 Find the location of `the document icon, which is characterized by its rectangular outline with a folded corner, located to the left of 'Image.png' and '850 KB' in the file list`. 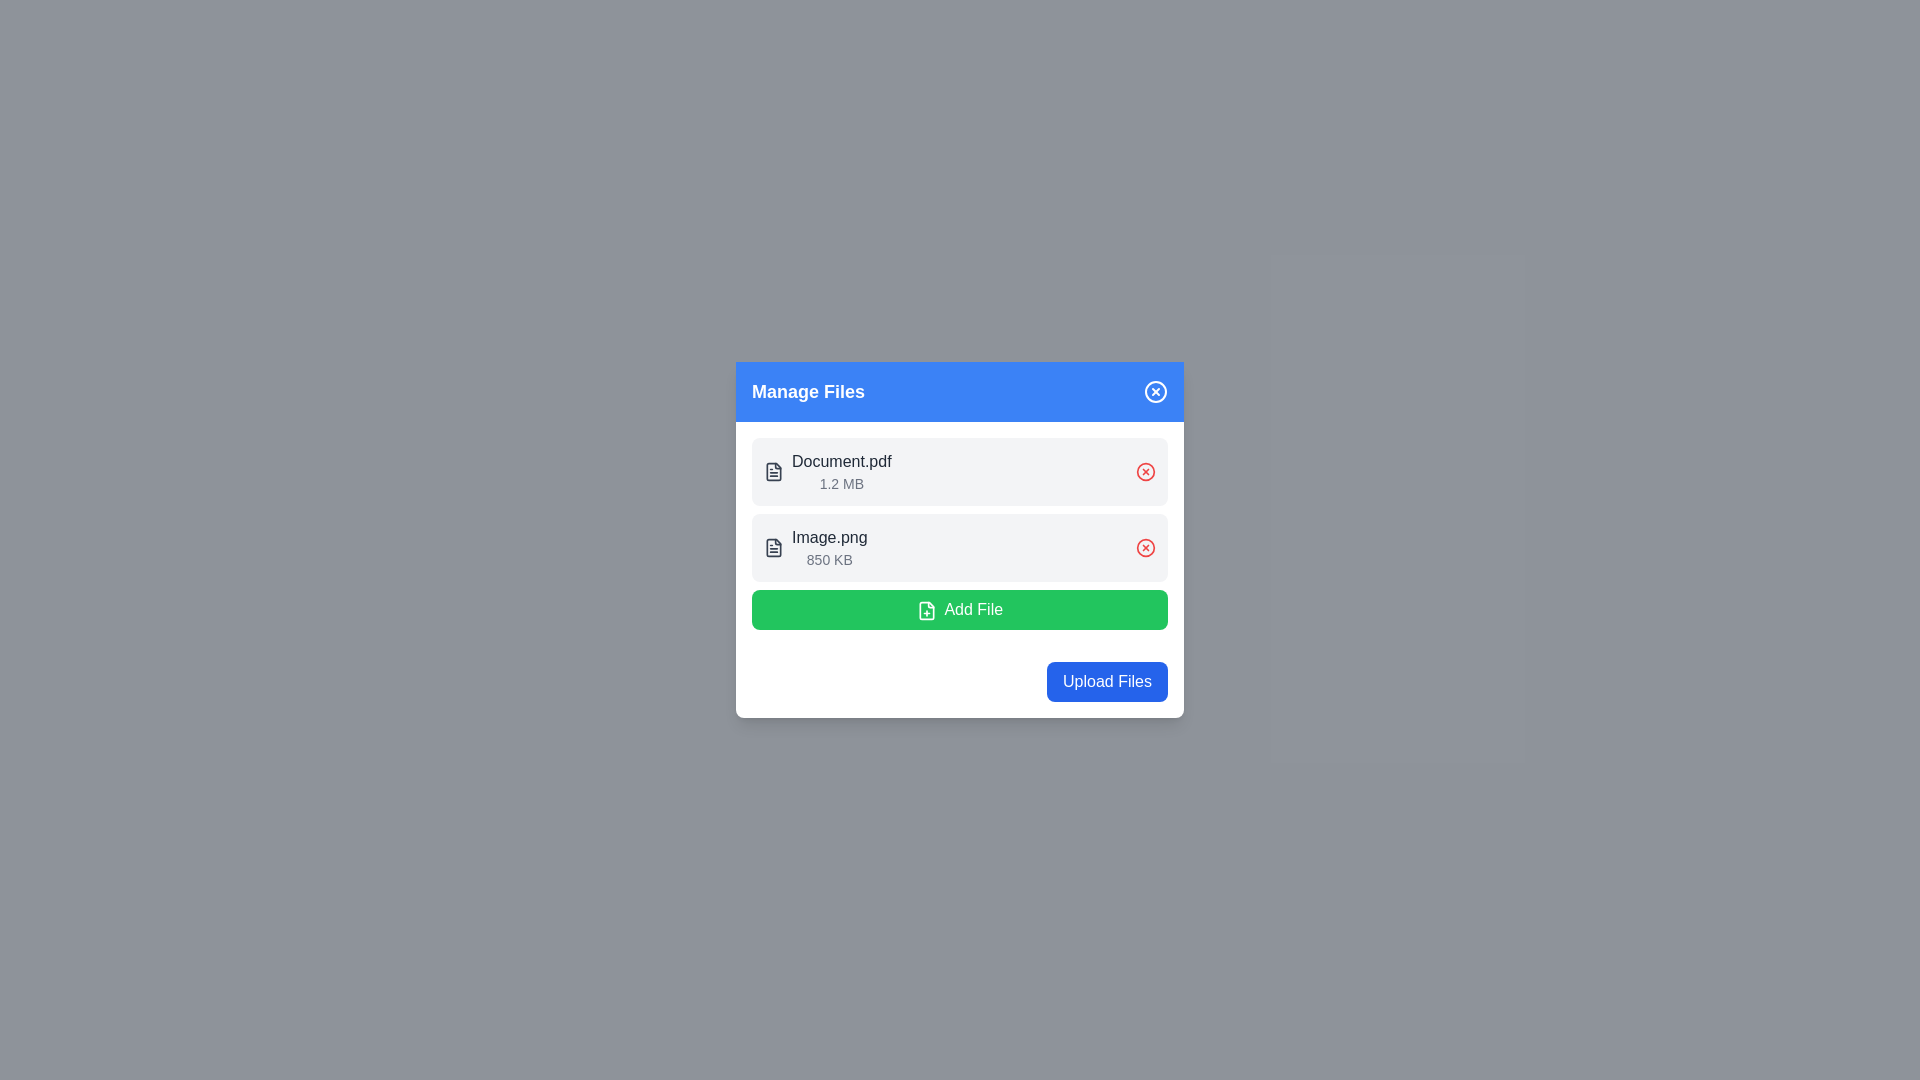

the document icon, which is characterized by its rectangular outline with a folded corner, located to the left of 'Image.png' and '850 KB' in the file list is located at coordinates (772, 547).